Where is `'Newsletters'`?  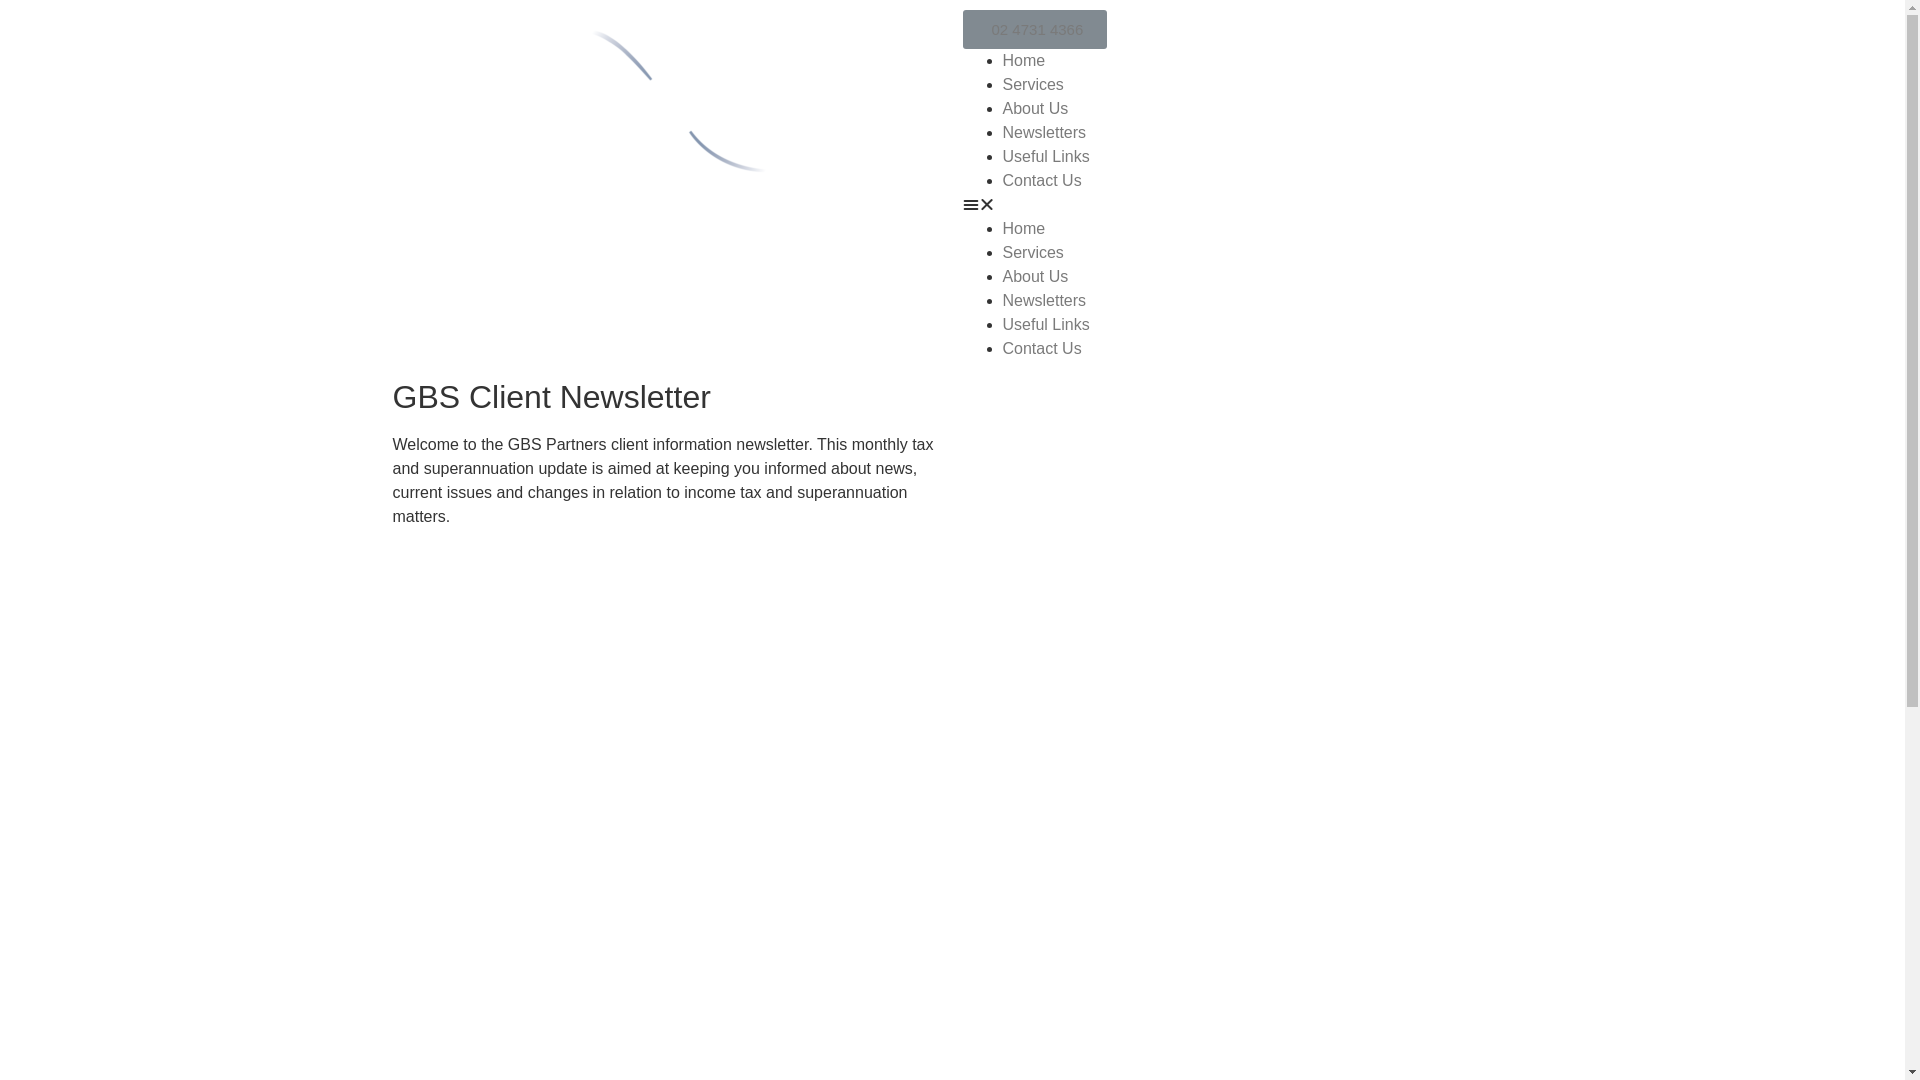 'Newsletters' is located at coordinates (1042, 300).